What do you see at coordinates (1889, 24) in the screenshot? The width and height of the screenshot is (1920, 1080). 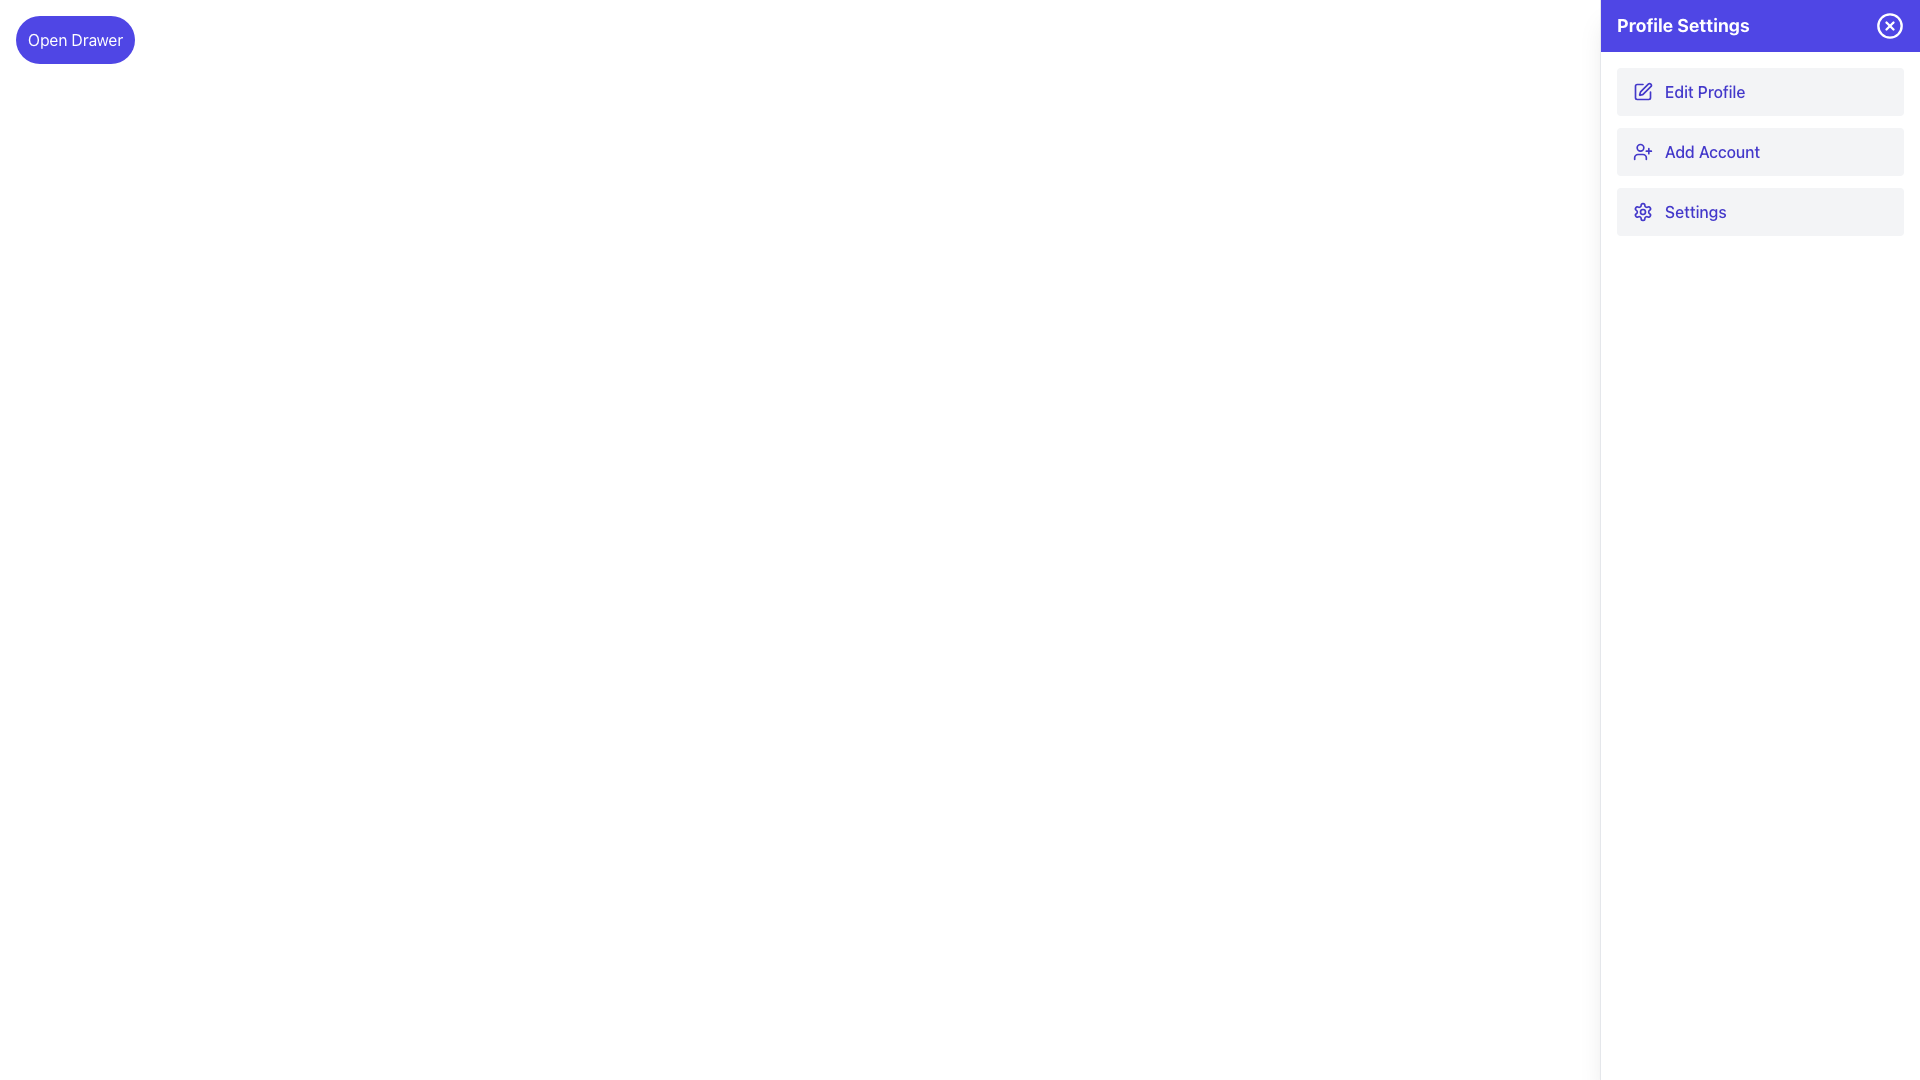 I see `the circular graphical component of the SVG icon located at the top-right corner of the Profile Settings panel` at bounding box center [1889, 24].